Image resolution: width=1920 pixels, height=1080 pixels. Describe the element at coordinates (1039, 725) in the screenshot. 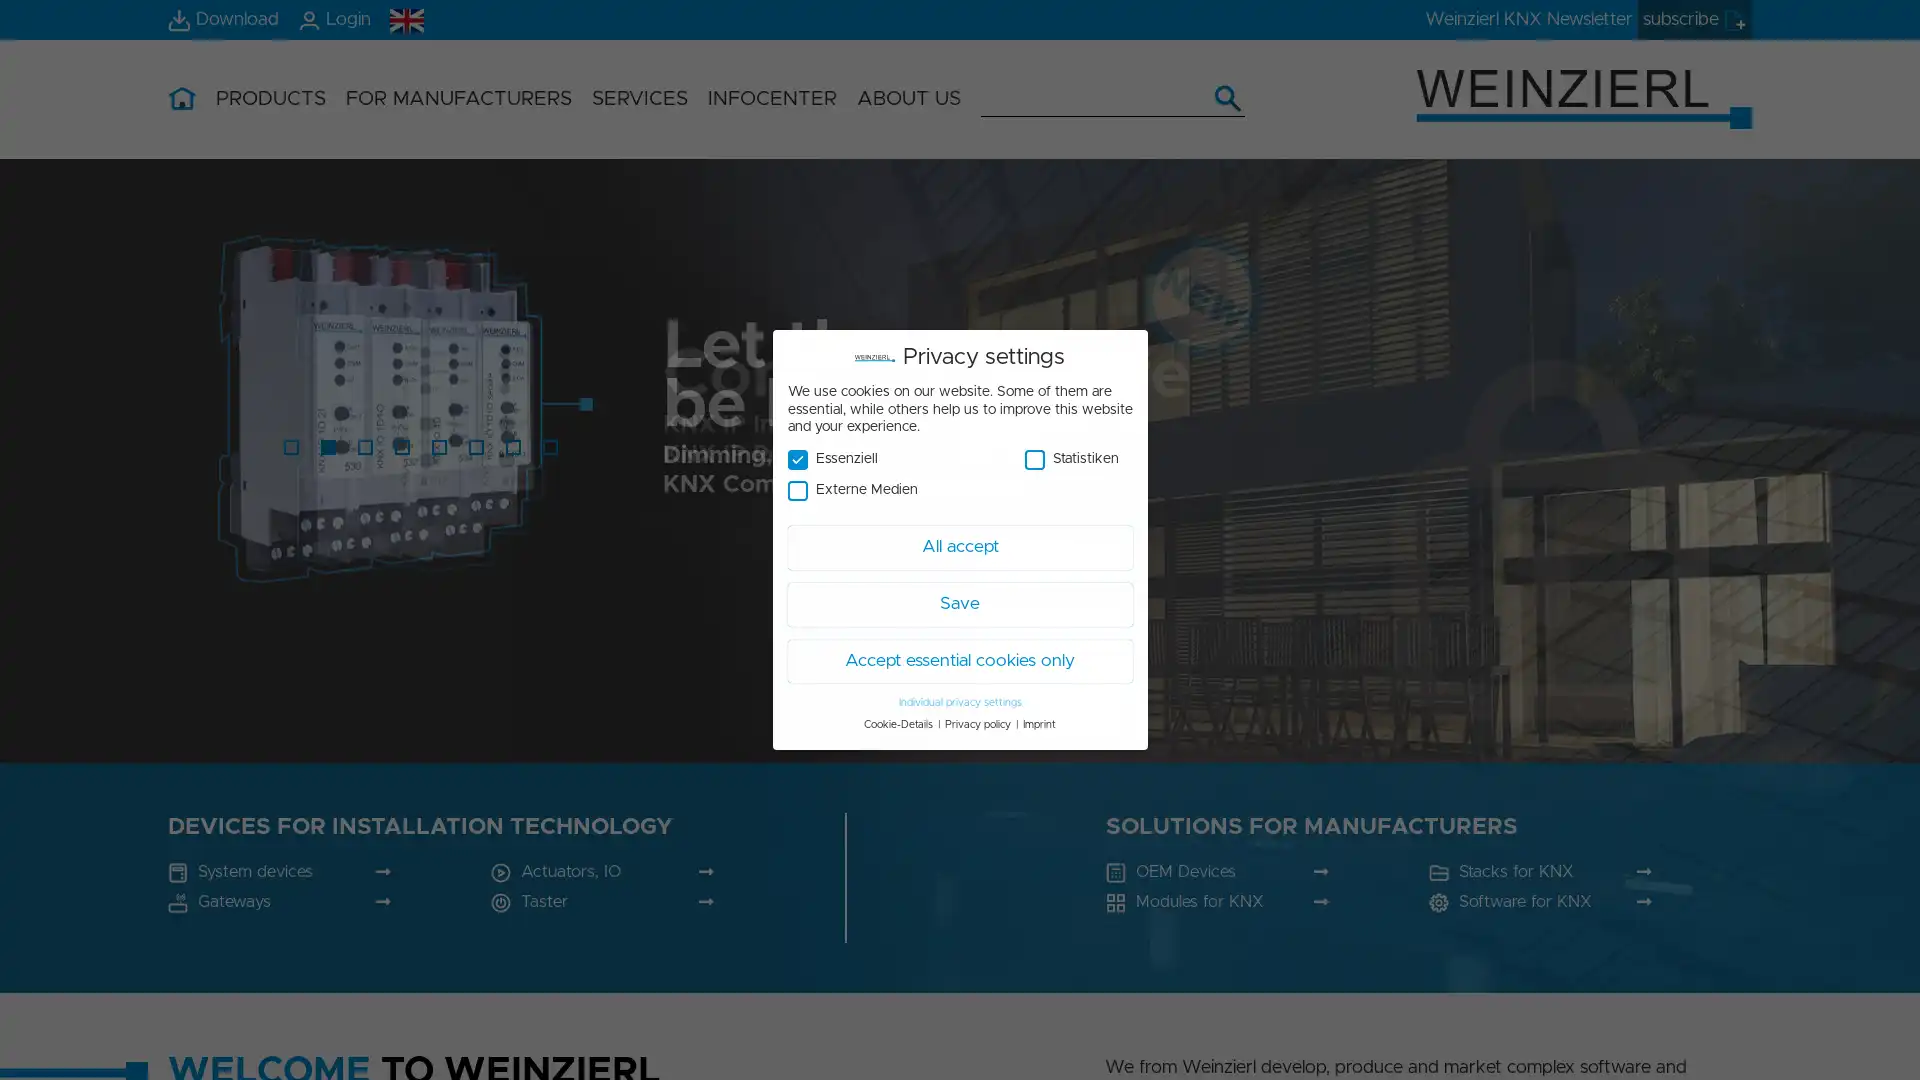

I see `Imprint` at that location.